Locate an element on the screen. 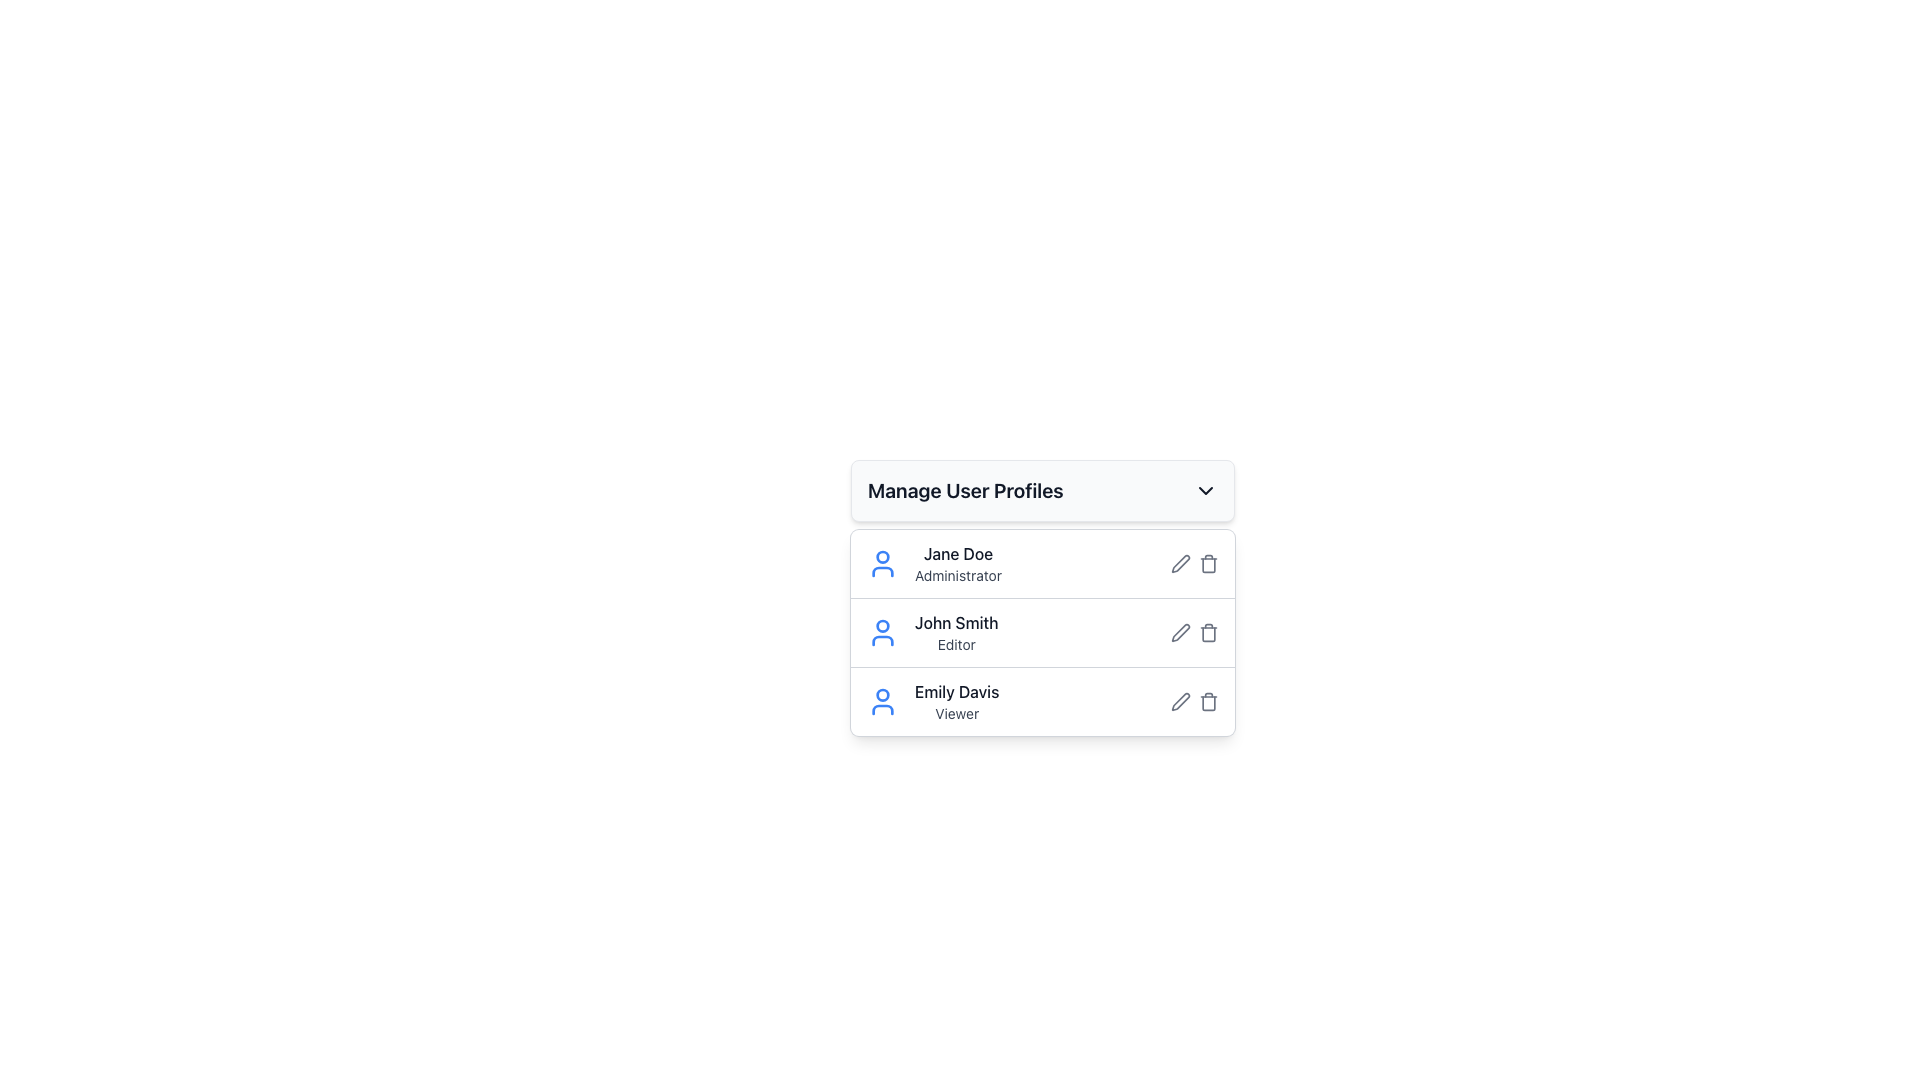  the decorative circle representing the head in the user icon for 'Jane Doe Administrator' is located at coordinates (882, 556).